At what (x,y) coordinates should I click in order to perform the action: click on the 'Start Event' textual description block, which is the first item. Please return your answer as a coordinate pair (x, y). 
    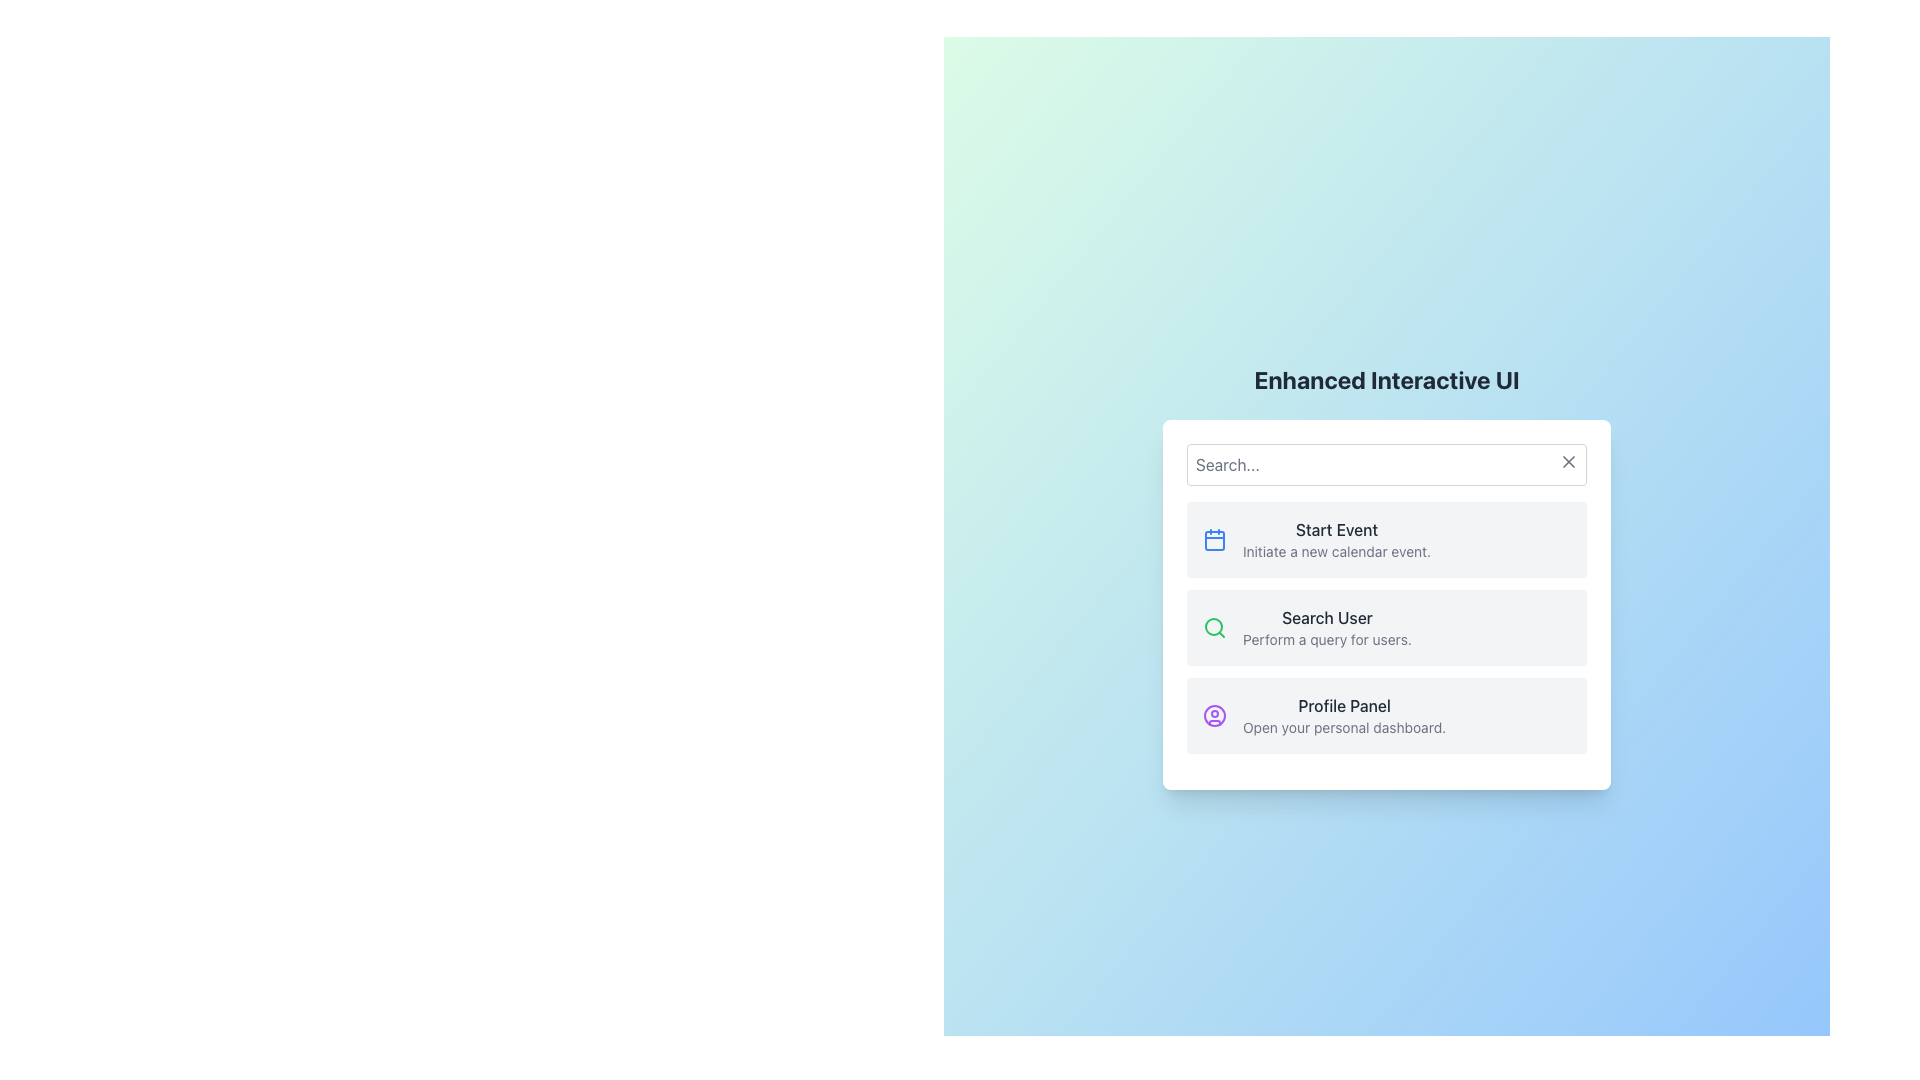
    Looking at the image, I should click on (1337, 540).